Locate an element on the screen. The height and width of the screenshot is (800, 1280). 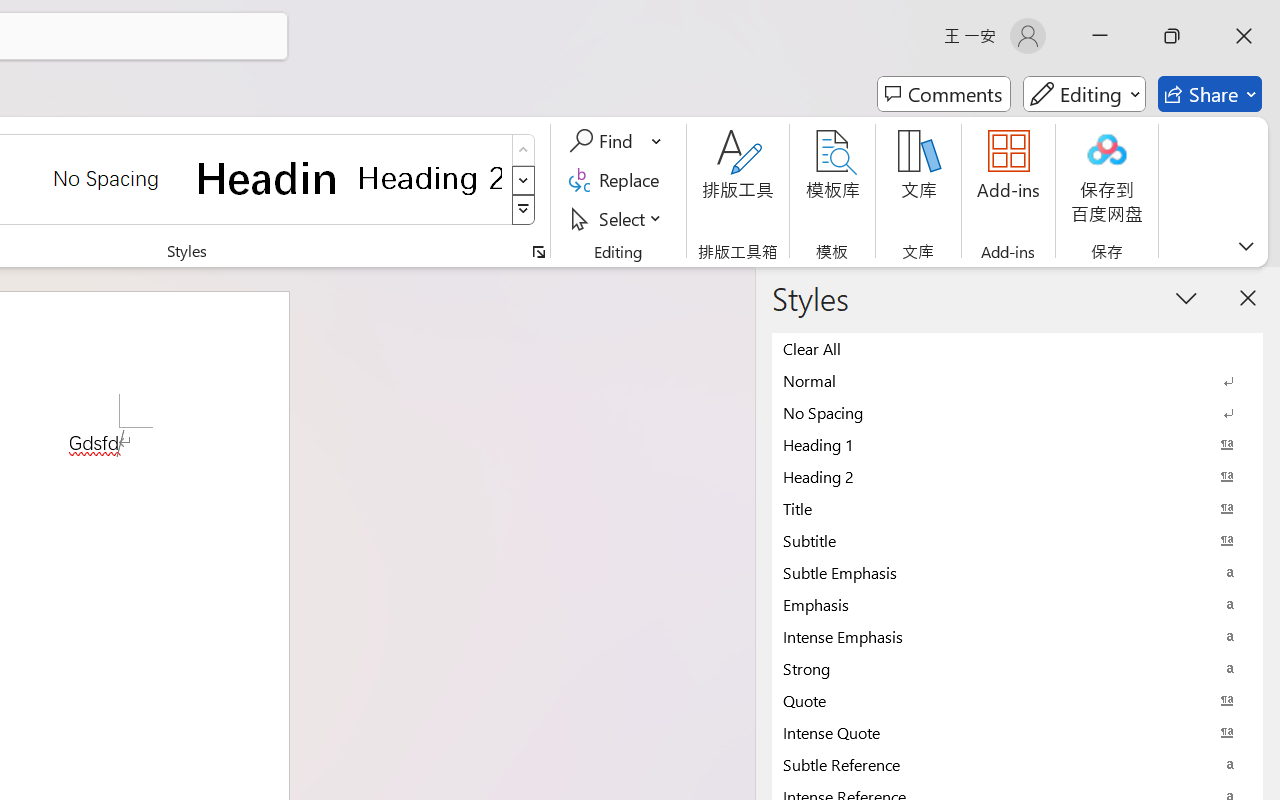
'Strong' is located at coordinates (1017, 668).